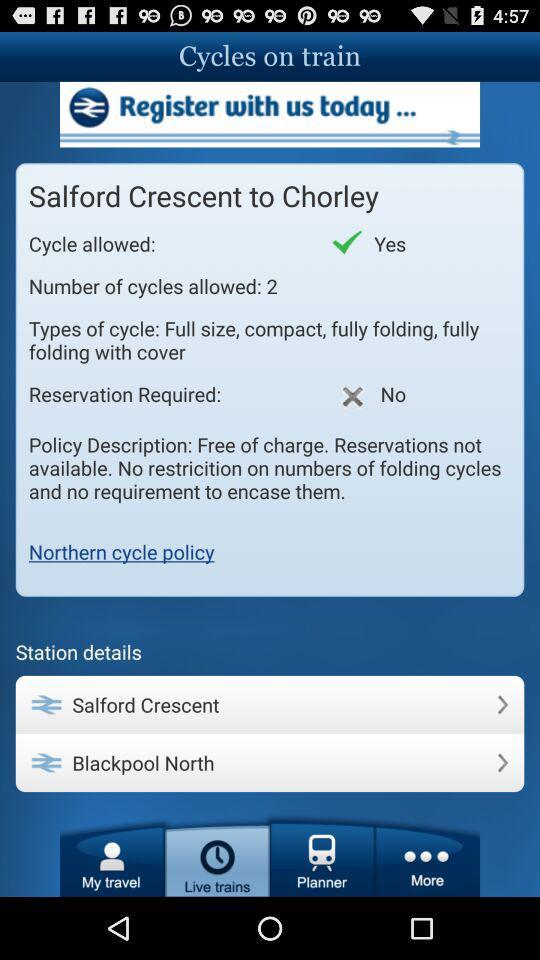  What do you see at coordinates (112, 914) in the screenshot?
I see `the avatar icon` at bounding box center [112, 914].